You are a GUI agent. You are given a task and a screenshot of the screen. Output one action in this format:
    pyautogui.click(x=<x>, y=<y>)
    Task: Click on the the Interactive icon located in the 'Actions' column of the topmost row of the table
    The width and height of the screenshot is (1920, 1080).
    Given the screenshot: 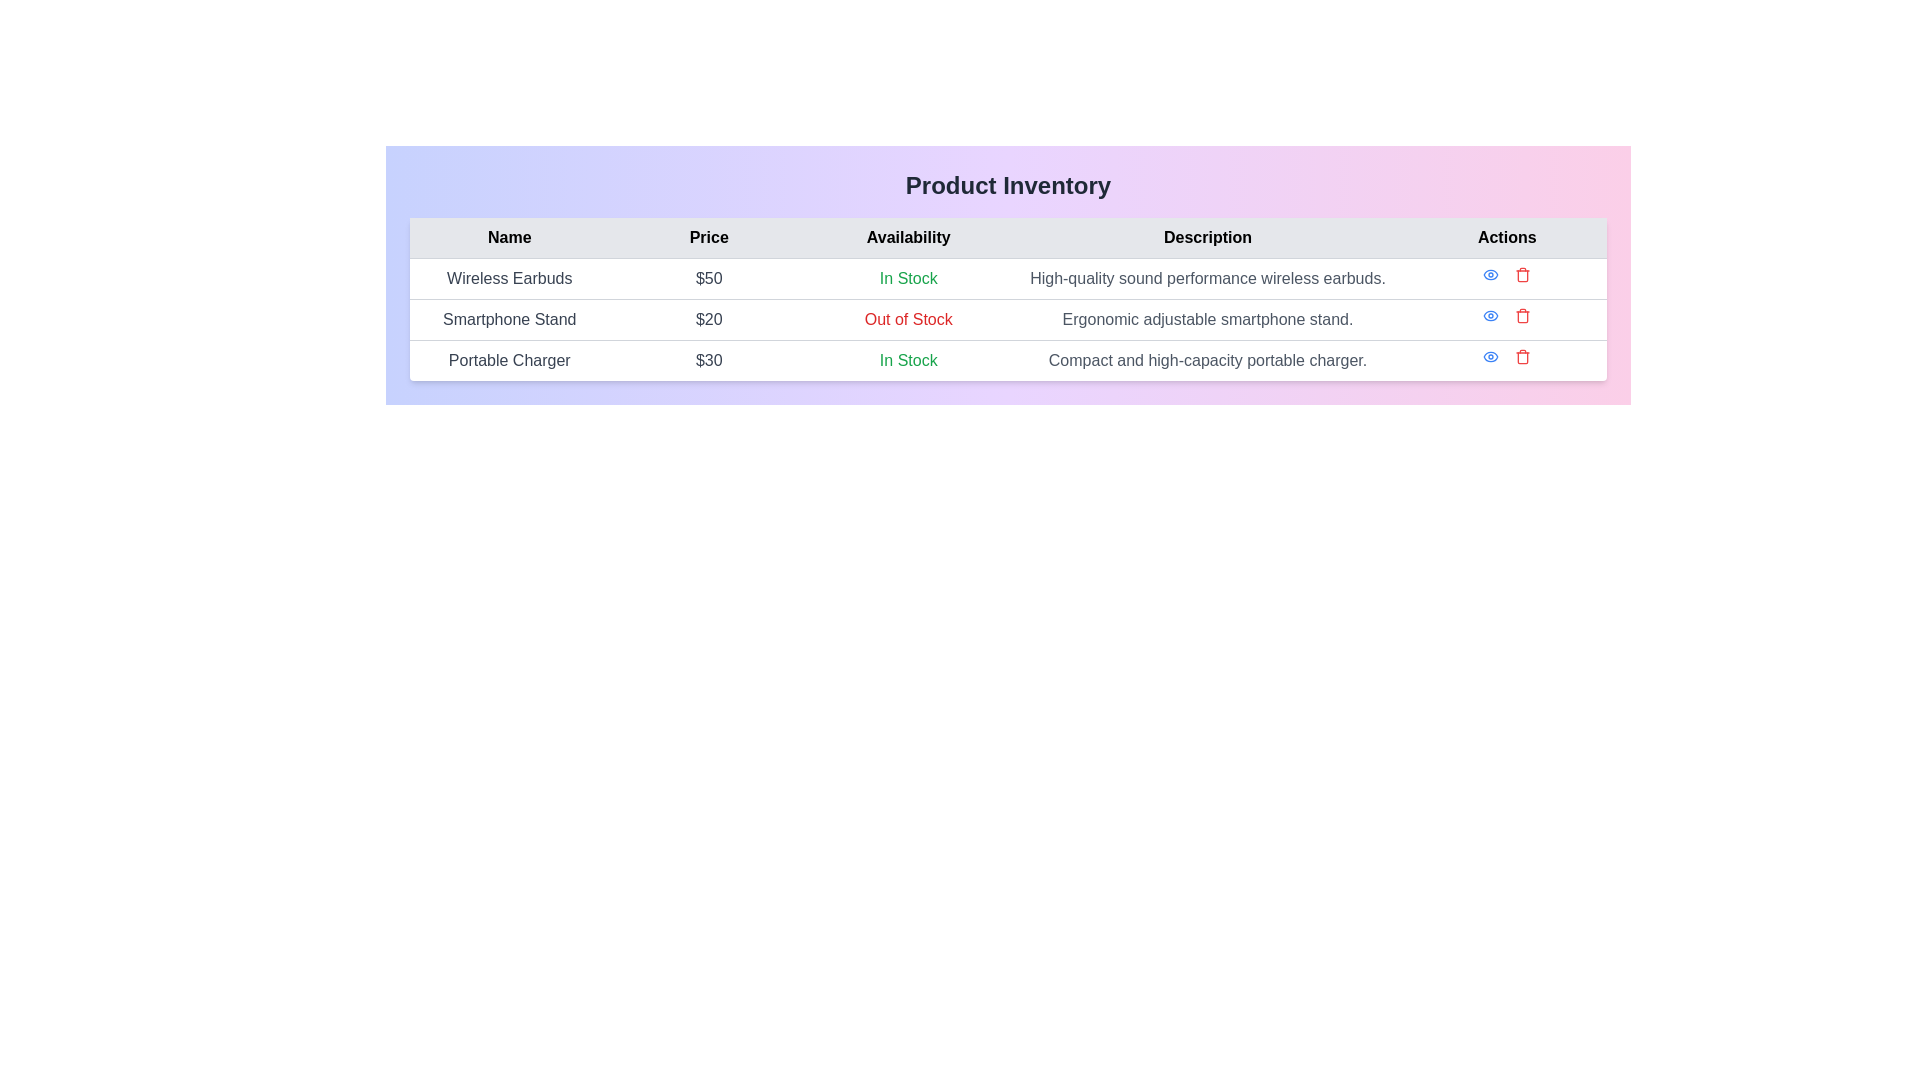 What is the action you would take?
    pyautogui.click(x=1491, y=274)
    